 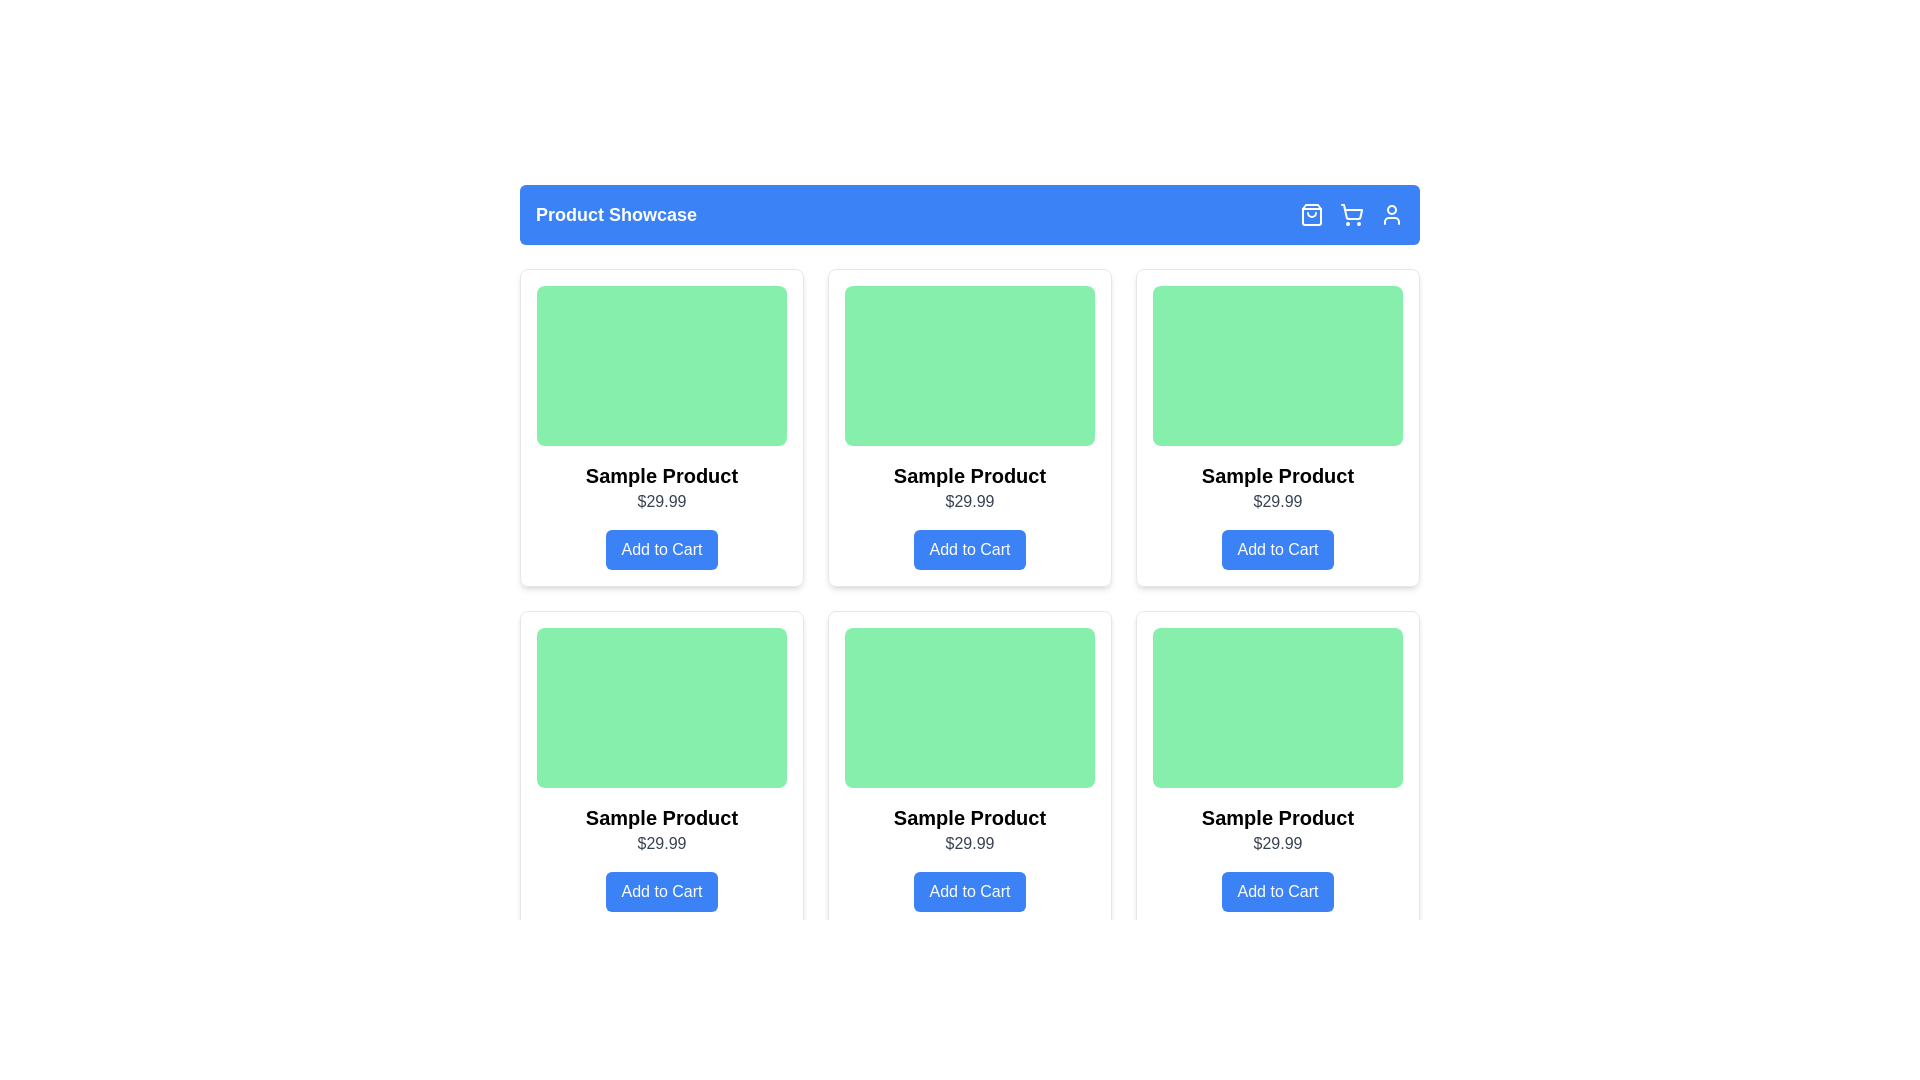 I want to click on the shopping bag icon located in the top navigation bar, which is the leftmost icon among three icons, so click(x=1311, y=215).